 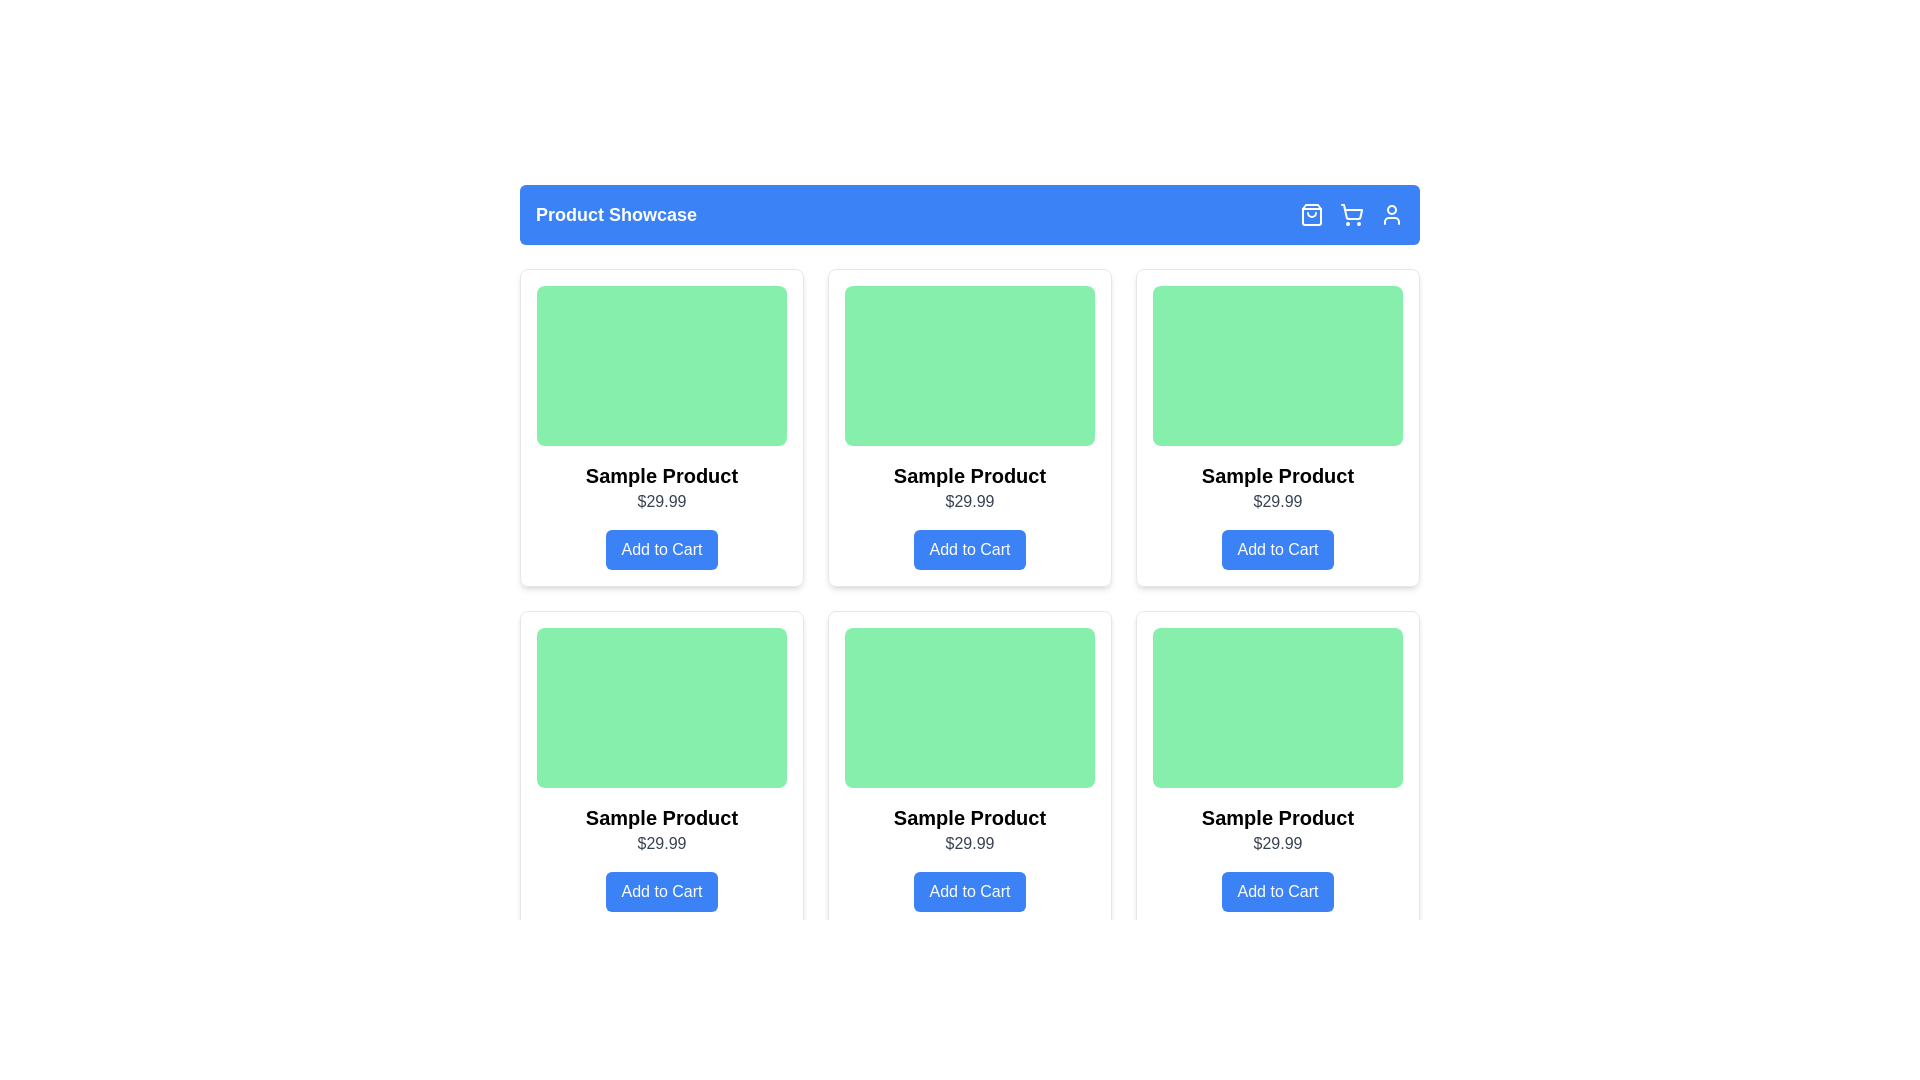 I want to click on the shopping bag icon located in the top navigation bar, which is the leftmost icon among three icons, so click(x=1311, y=215).